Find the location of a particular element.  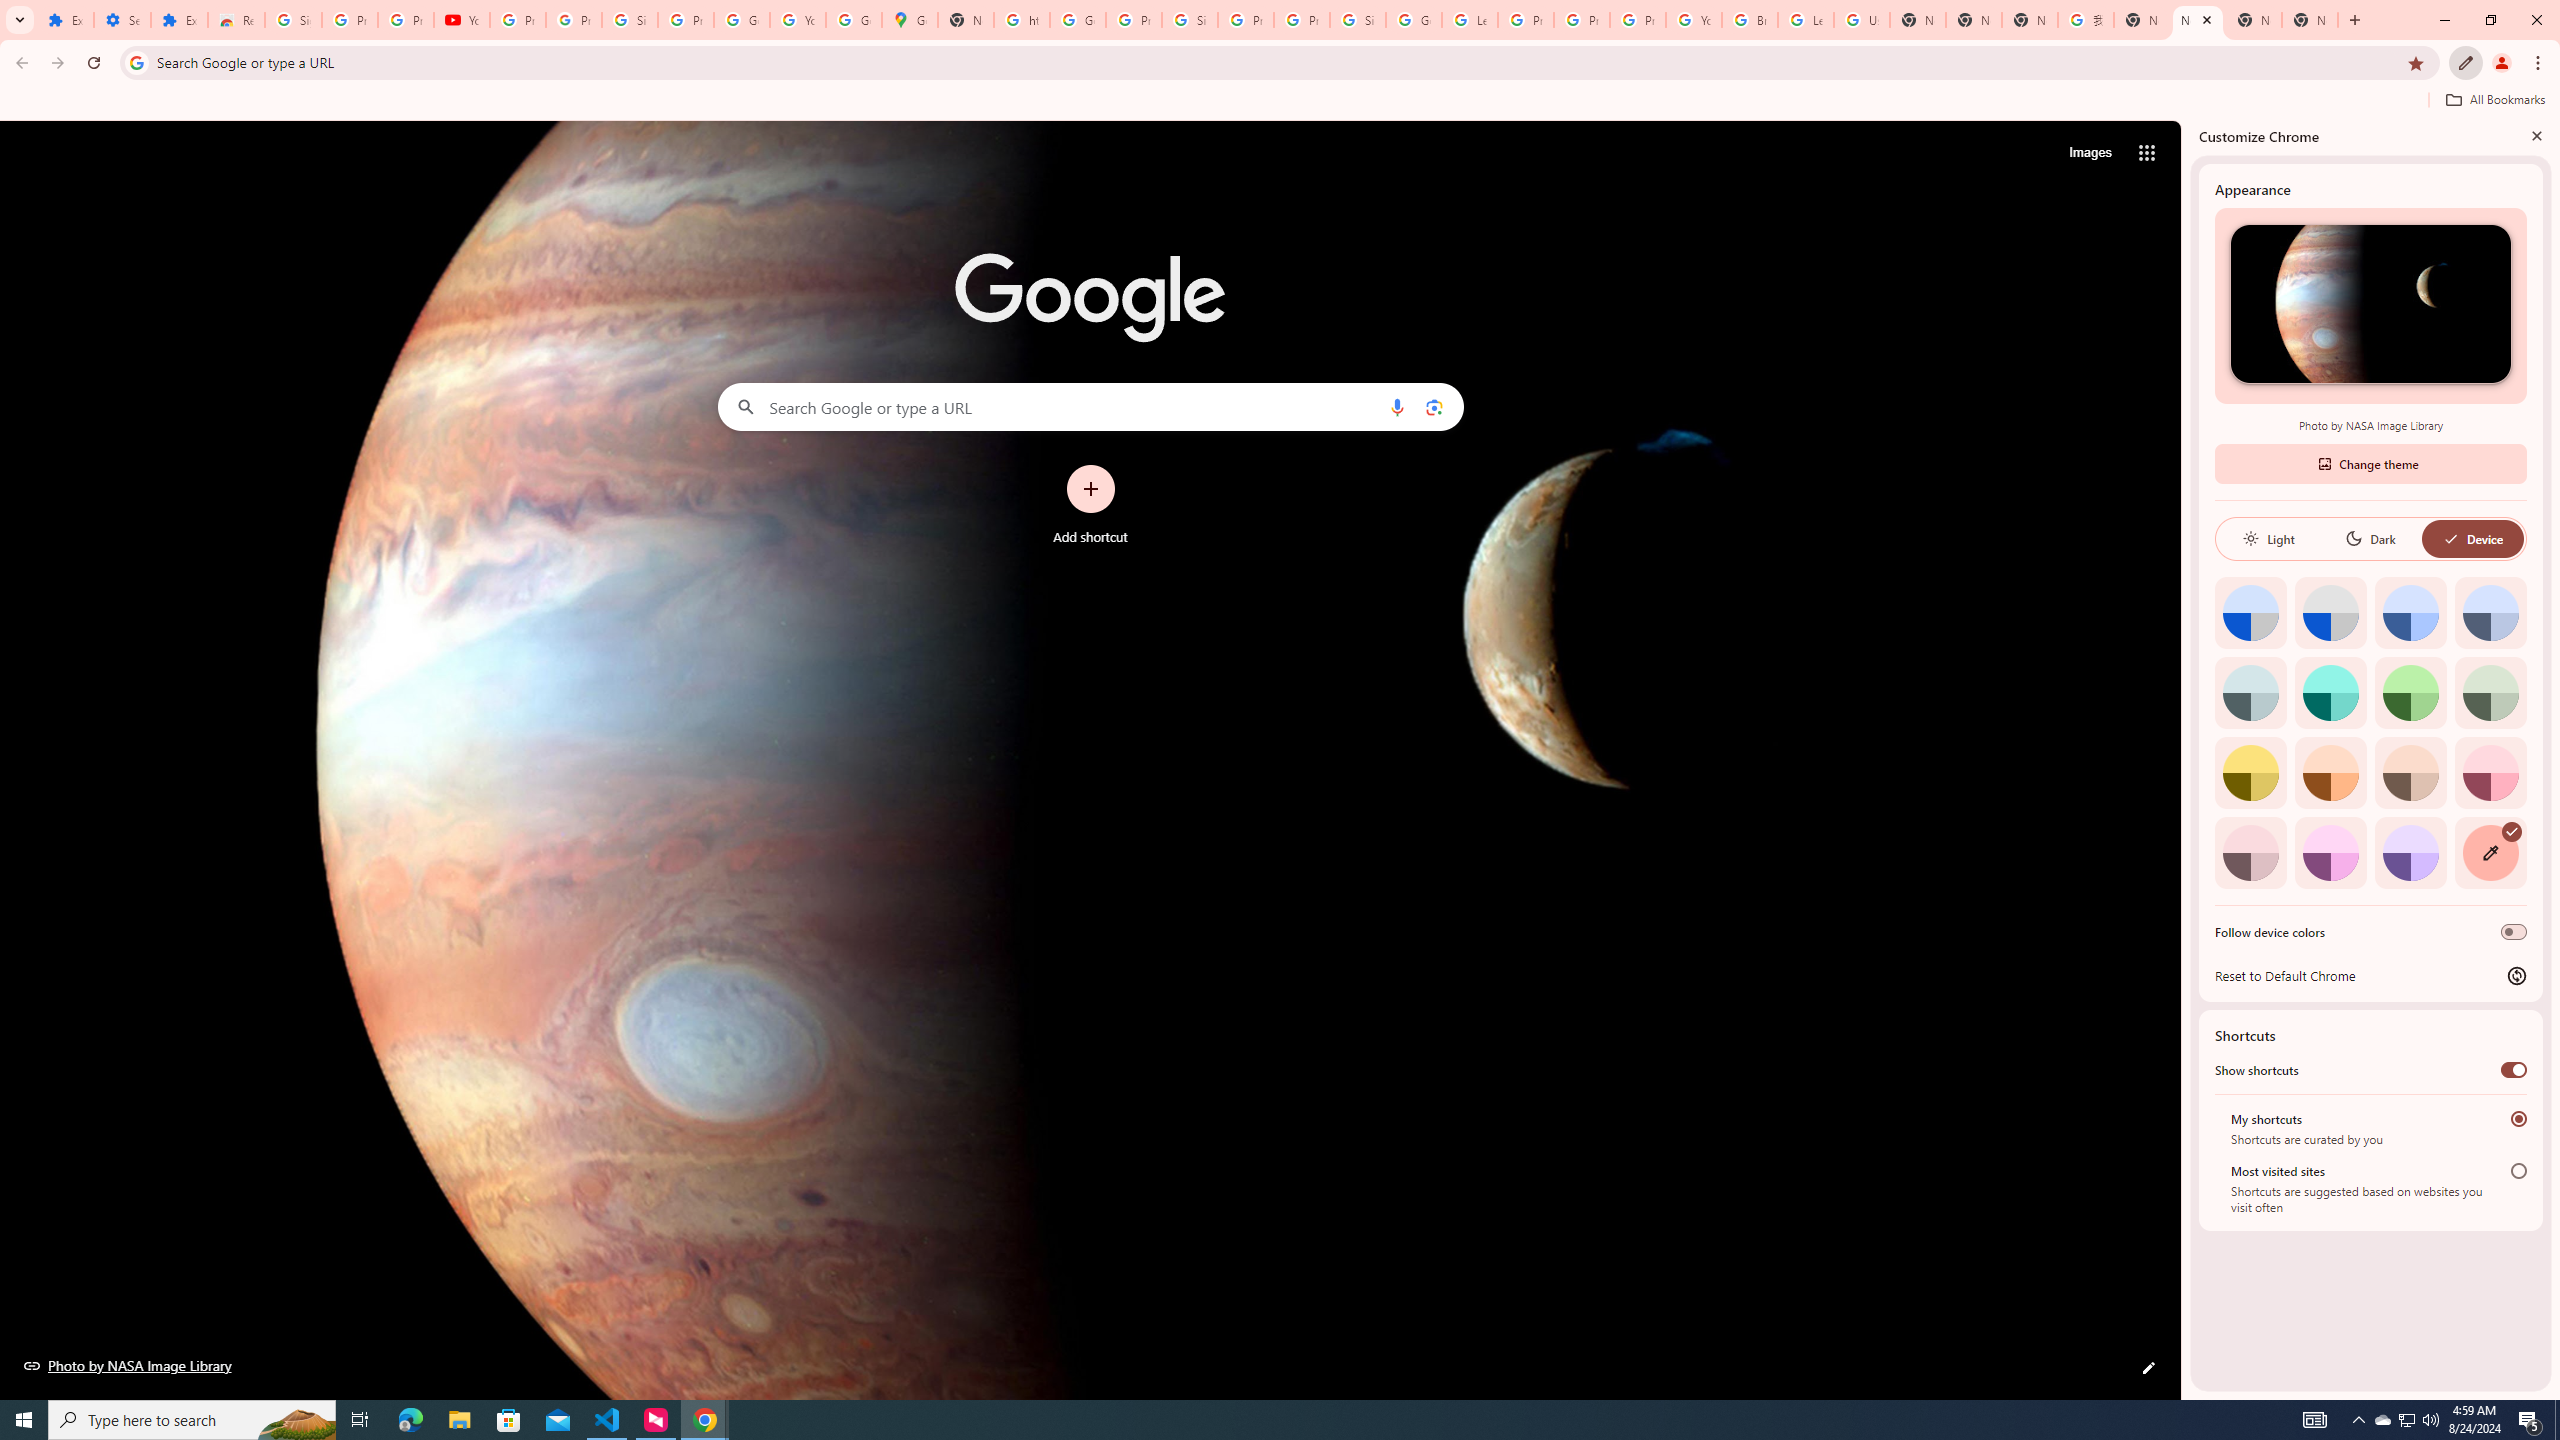

'Pink' is located at coordinates (2250, 851).